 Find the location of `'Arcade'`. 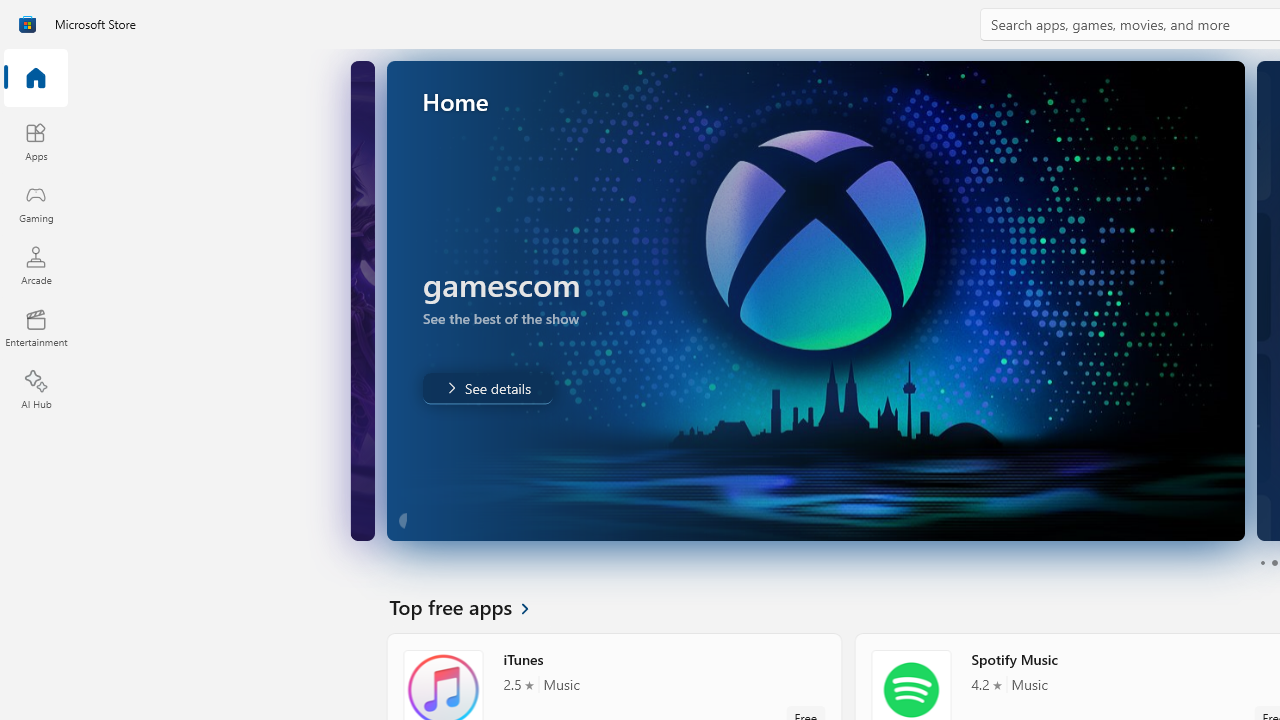

'Arcade' is located at coordinates (35, 264).